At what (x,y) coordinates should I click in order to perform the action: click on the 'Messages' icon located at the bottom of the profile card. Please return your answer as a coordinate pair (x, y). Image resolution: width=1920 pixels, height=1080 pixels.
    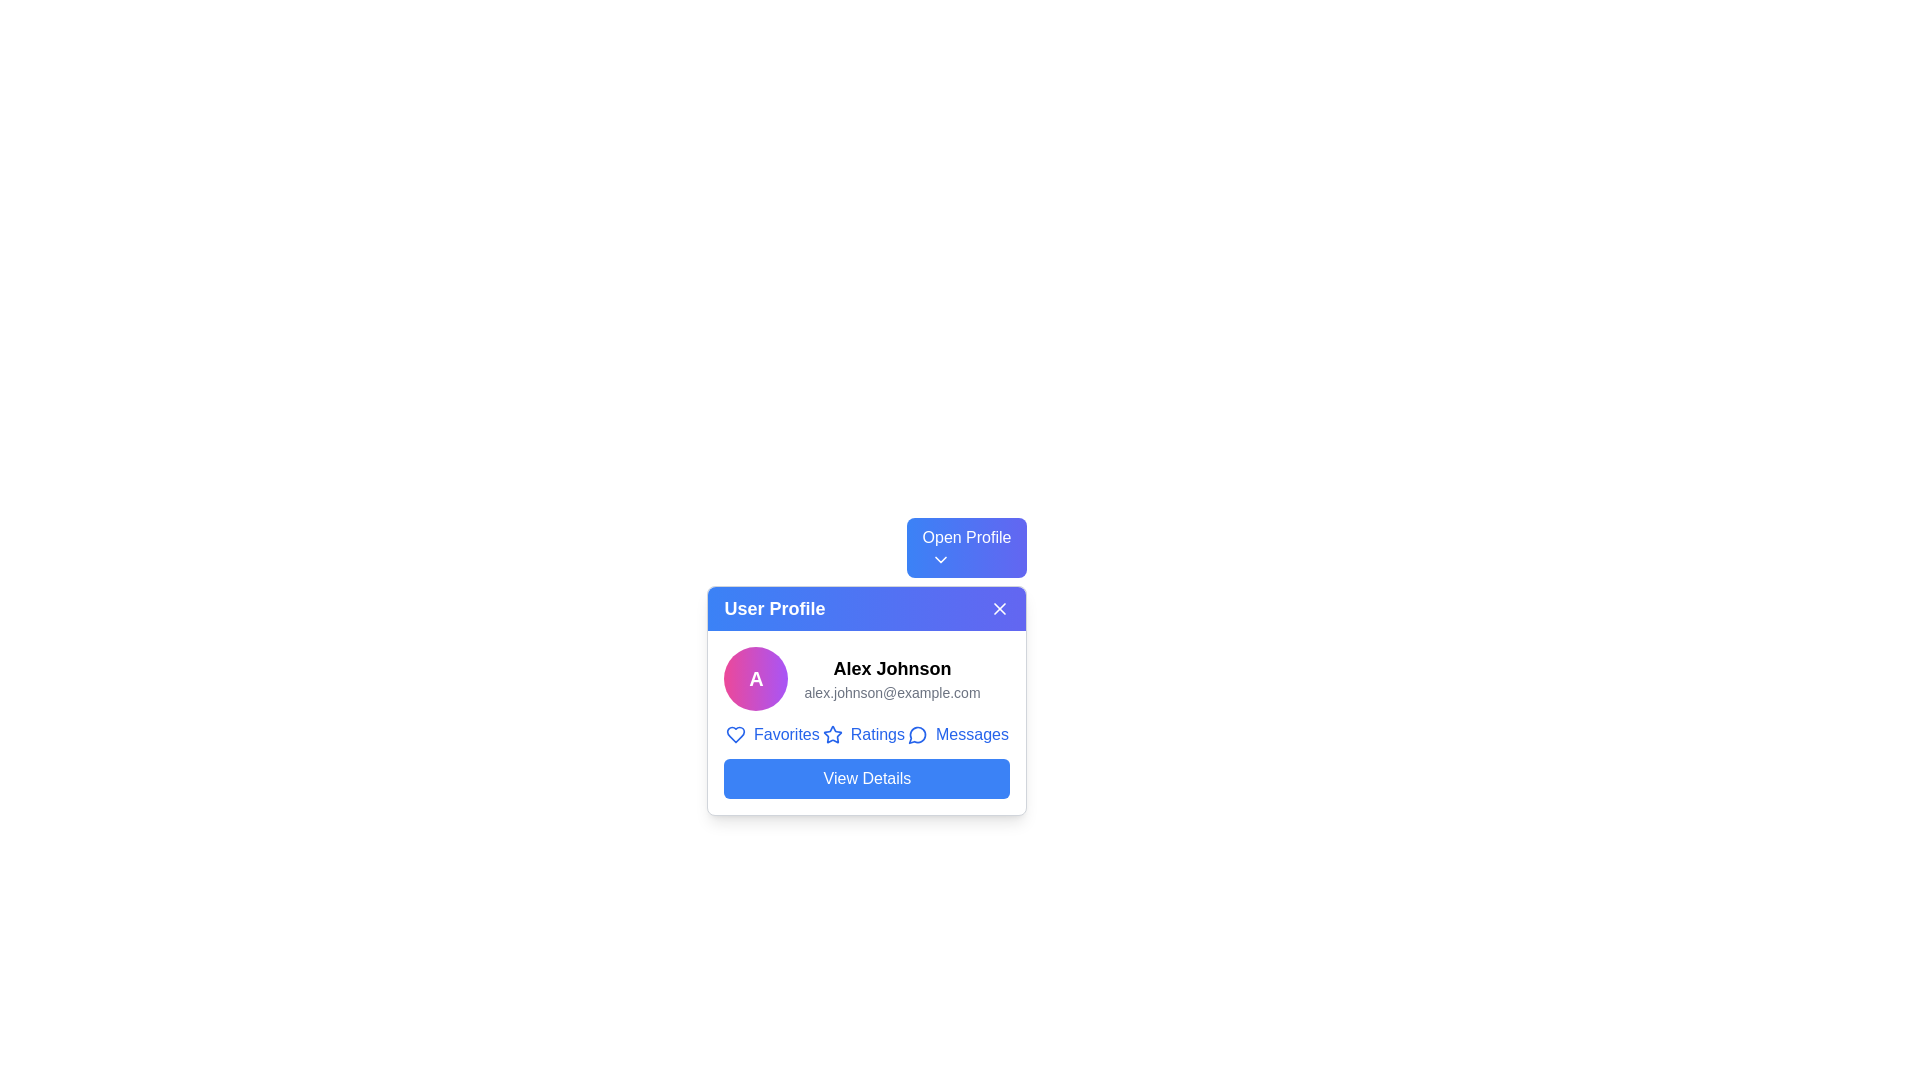
    Looking at the image, I should click on (916, 735).